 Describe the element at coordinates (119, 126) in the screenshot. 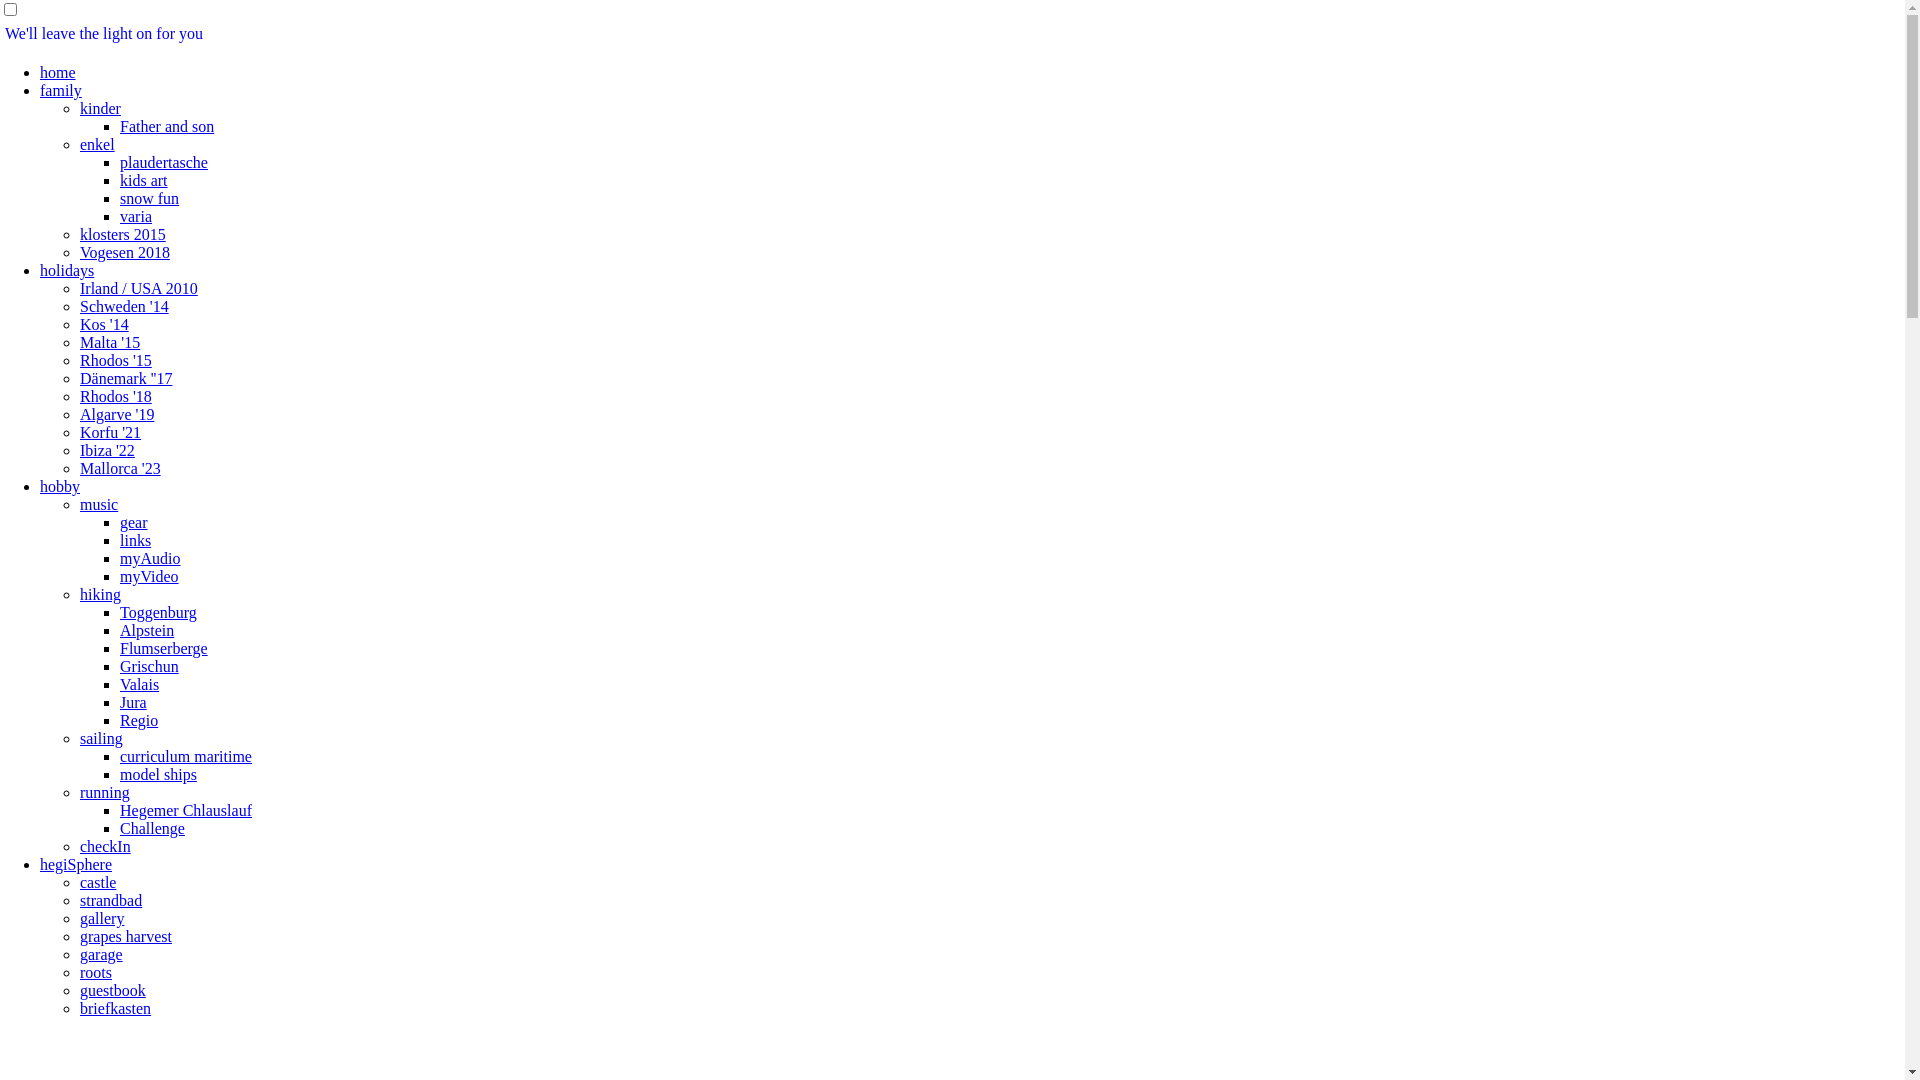

I see `'Father and son'` at that location.